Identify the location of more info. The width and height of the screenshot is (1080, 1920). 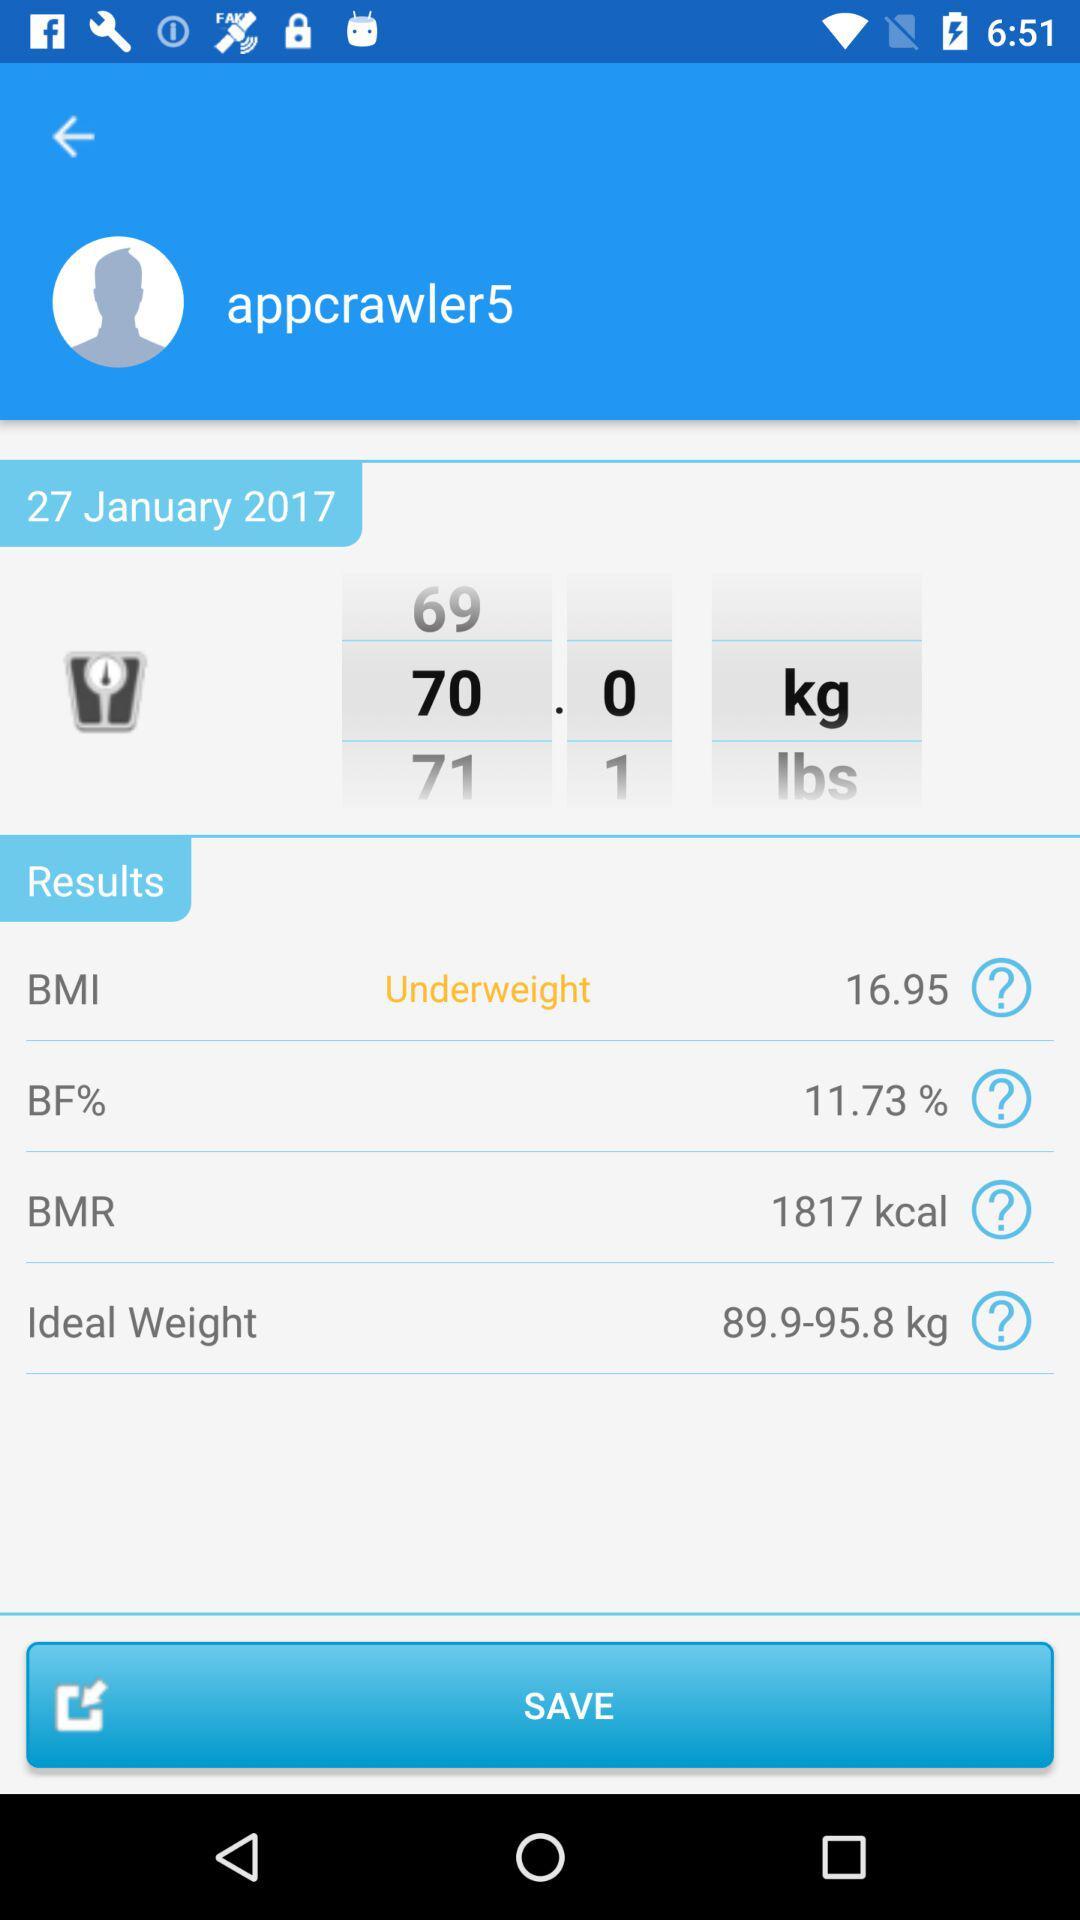
(1001, 1097).